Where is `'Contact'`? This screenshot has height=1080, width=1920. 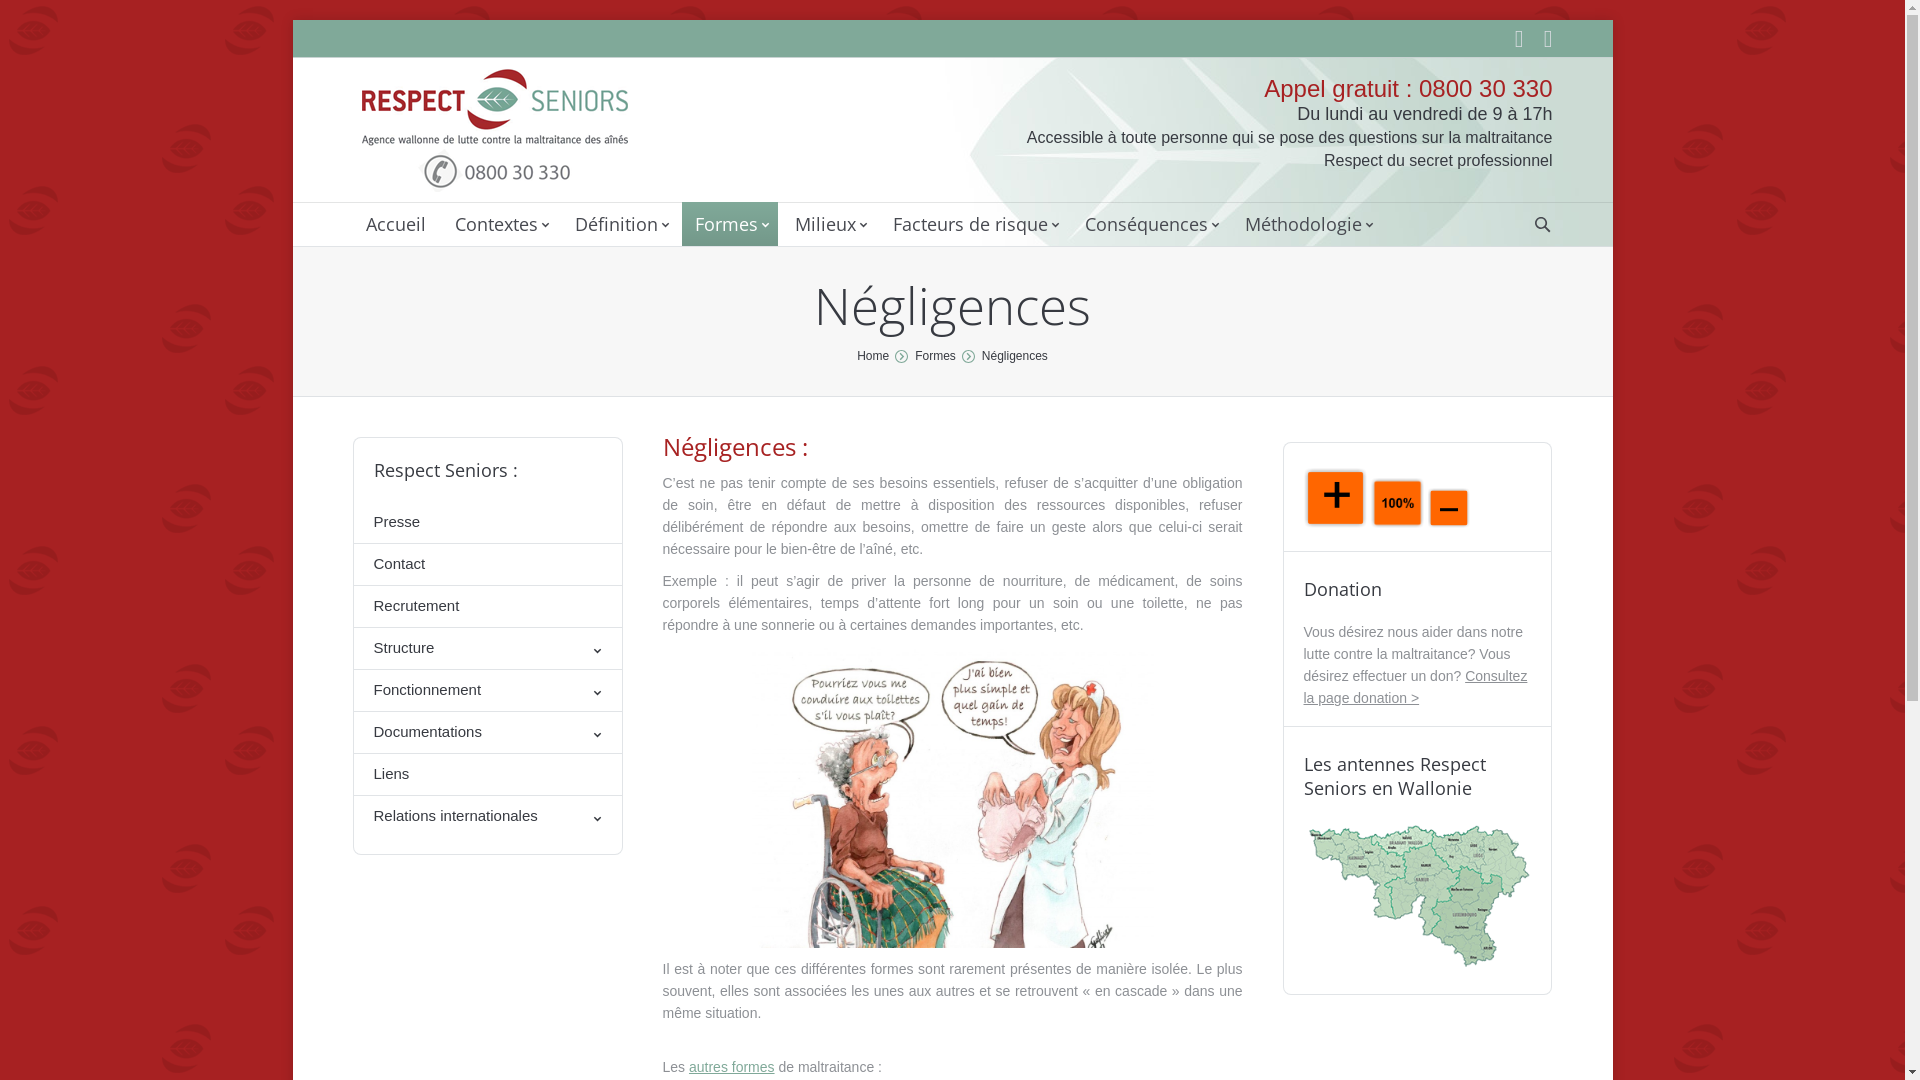 'Contact' is located at coordinates (354, 564).